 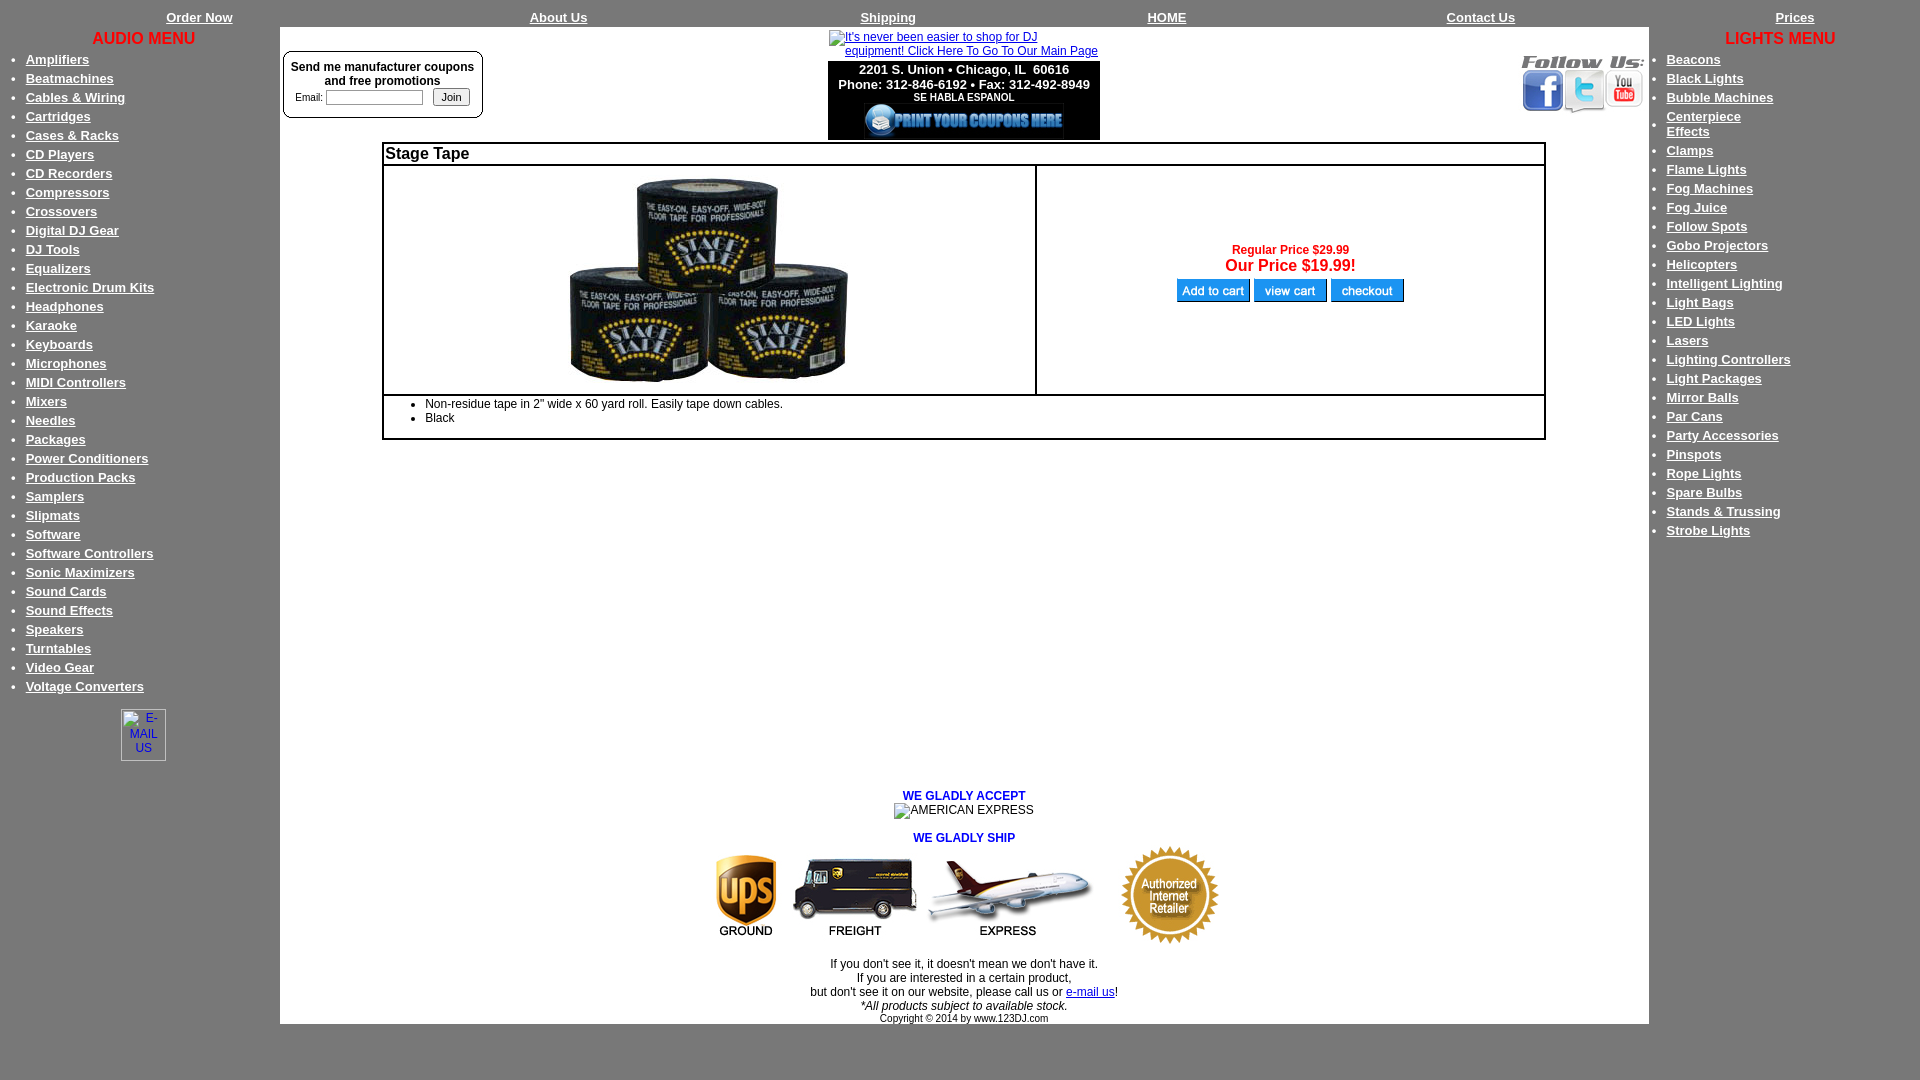 What do you see at coordinates (25, 153) in the screenshot?
I see `'CD Players'` at bounding box center [25, 153].